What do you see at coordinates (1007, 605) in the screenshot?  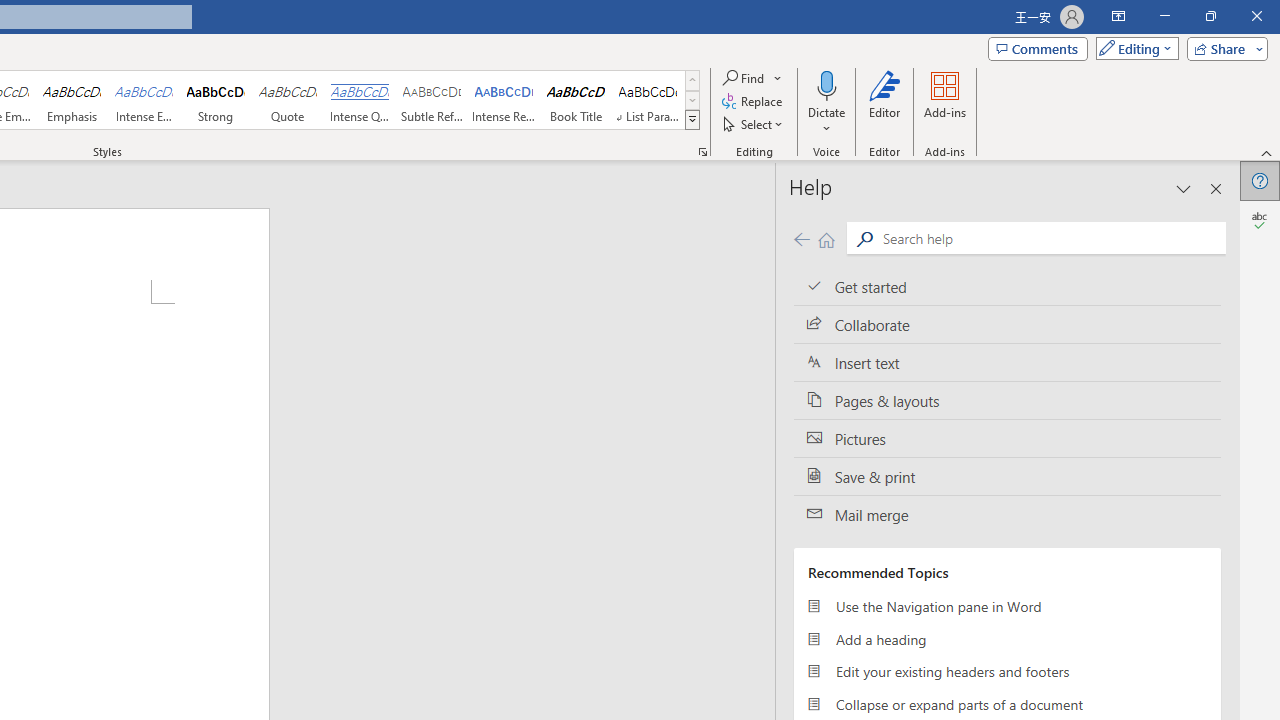 I see `'Use the Navigation pane in Word'` at bounding box center [1007, 605].